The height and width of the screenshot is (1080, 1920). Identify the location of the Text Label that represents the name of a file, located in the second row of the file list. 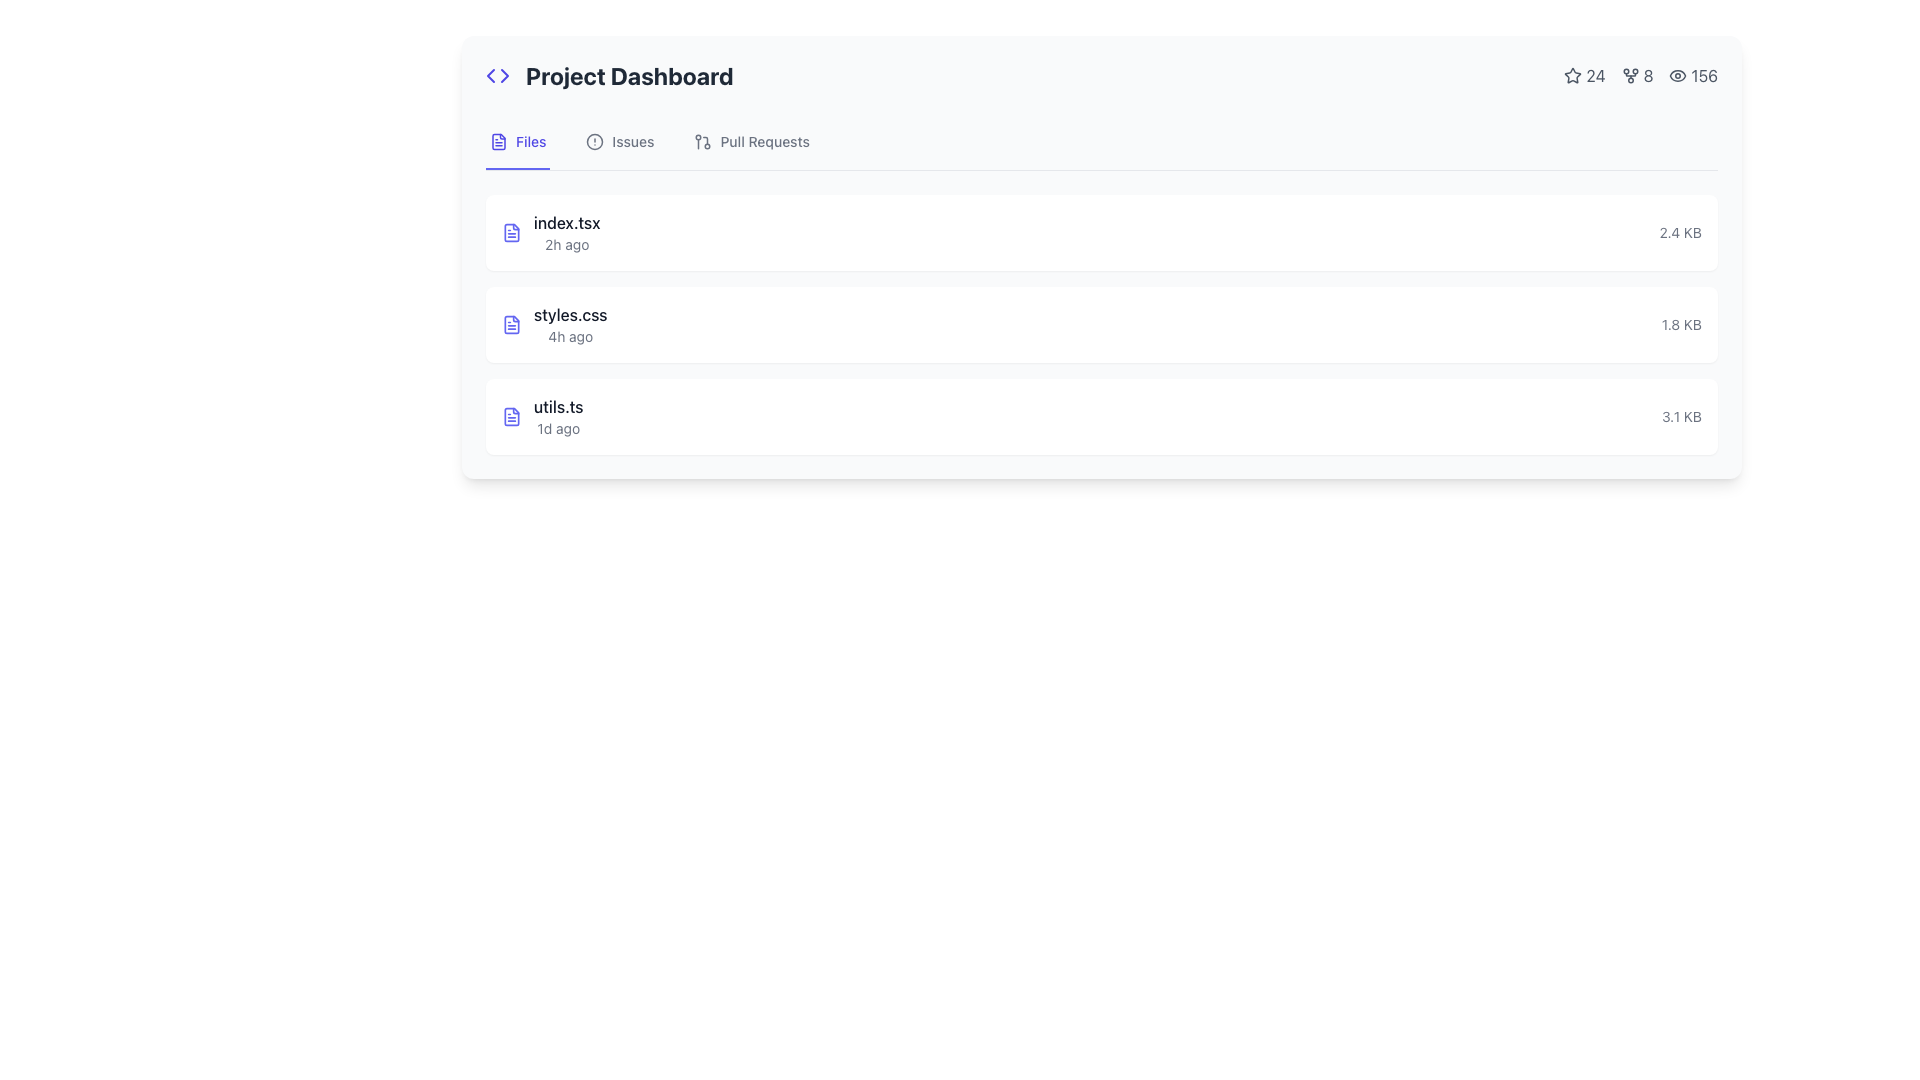
(569, 315).